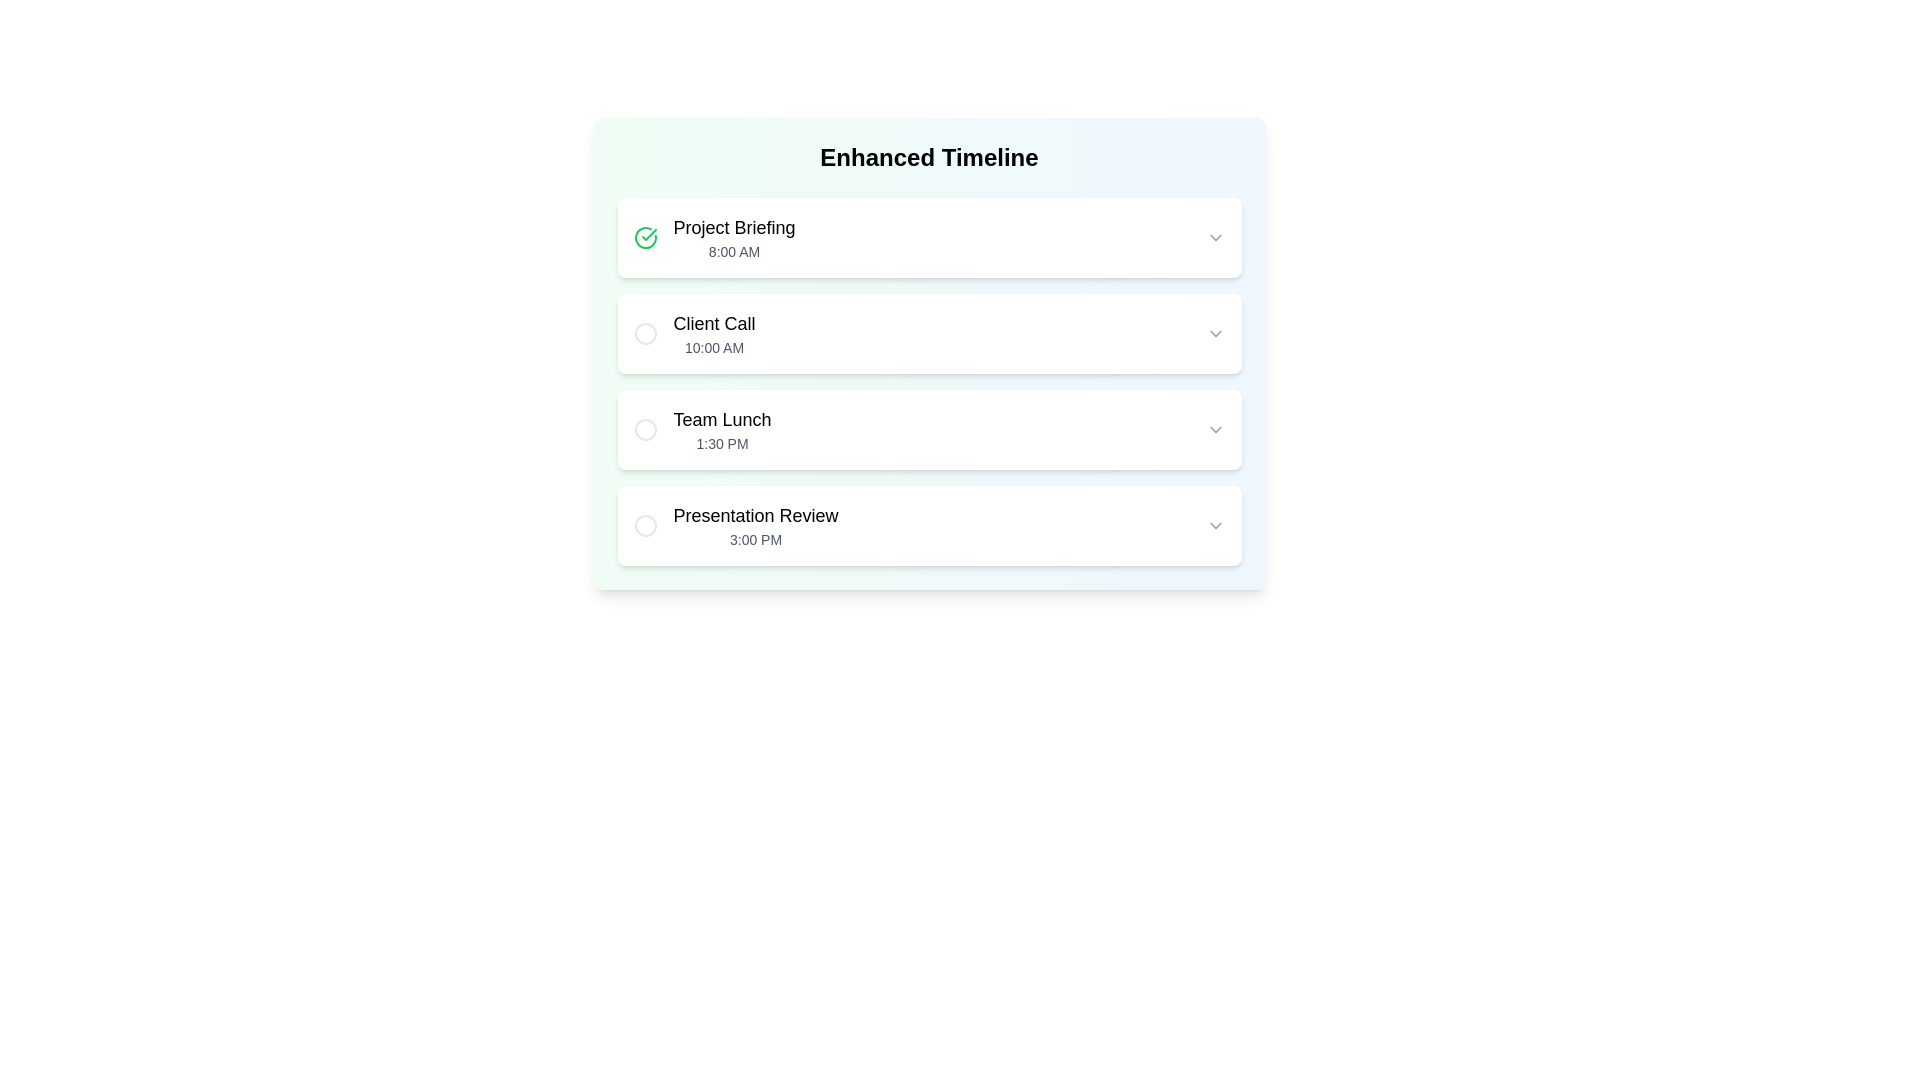 This screenshot has width=1920, height=1080. I want to click on the status indicator located to the left of the 'Presentation Review' title and '3:00 PM' time in the list of events, so click(645, 524).